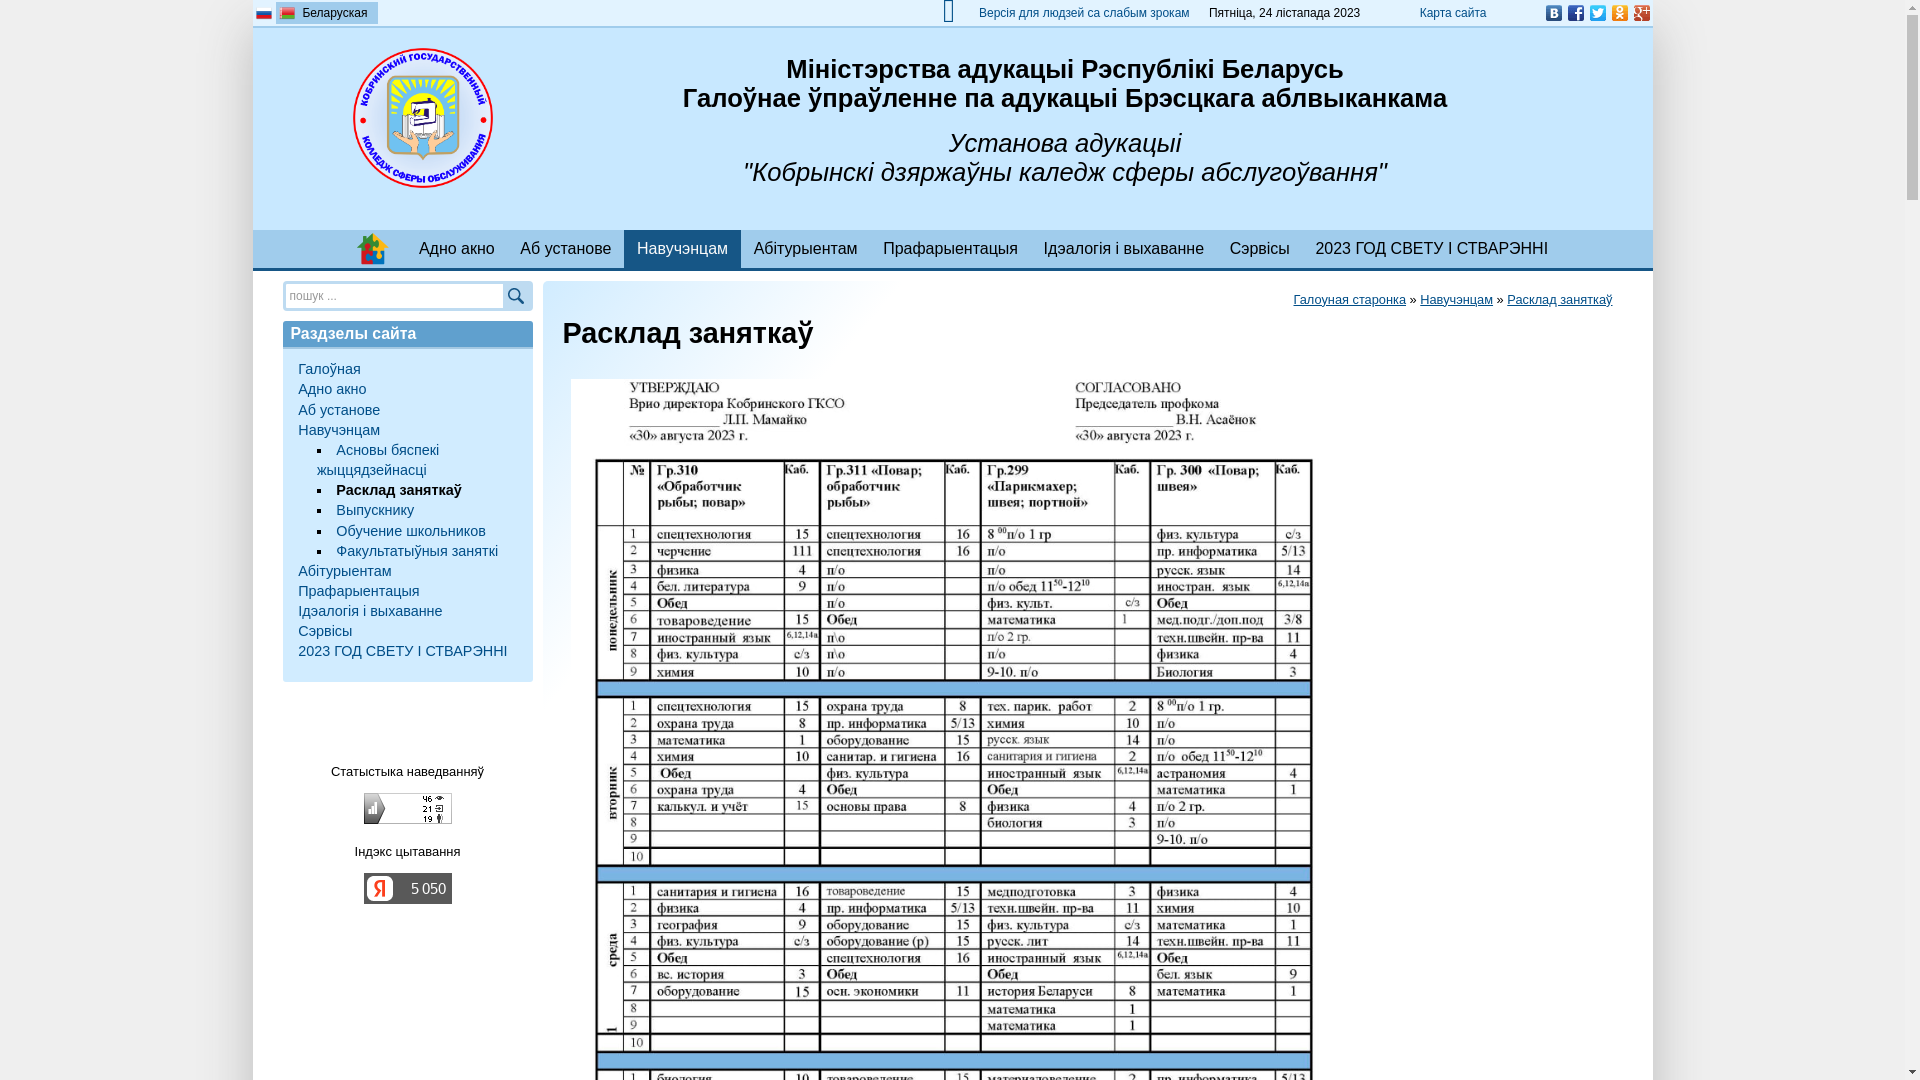 This screenshot has width=1920, height=1080. I want to click on 'Facebook', so click(1573, 12).